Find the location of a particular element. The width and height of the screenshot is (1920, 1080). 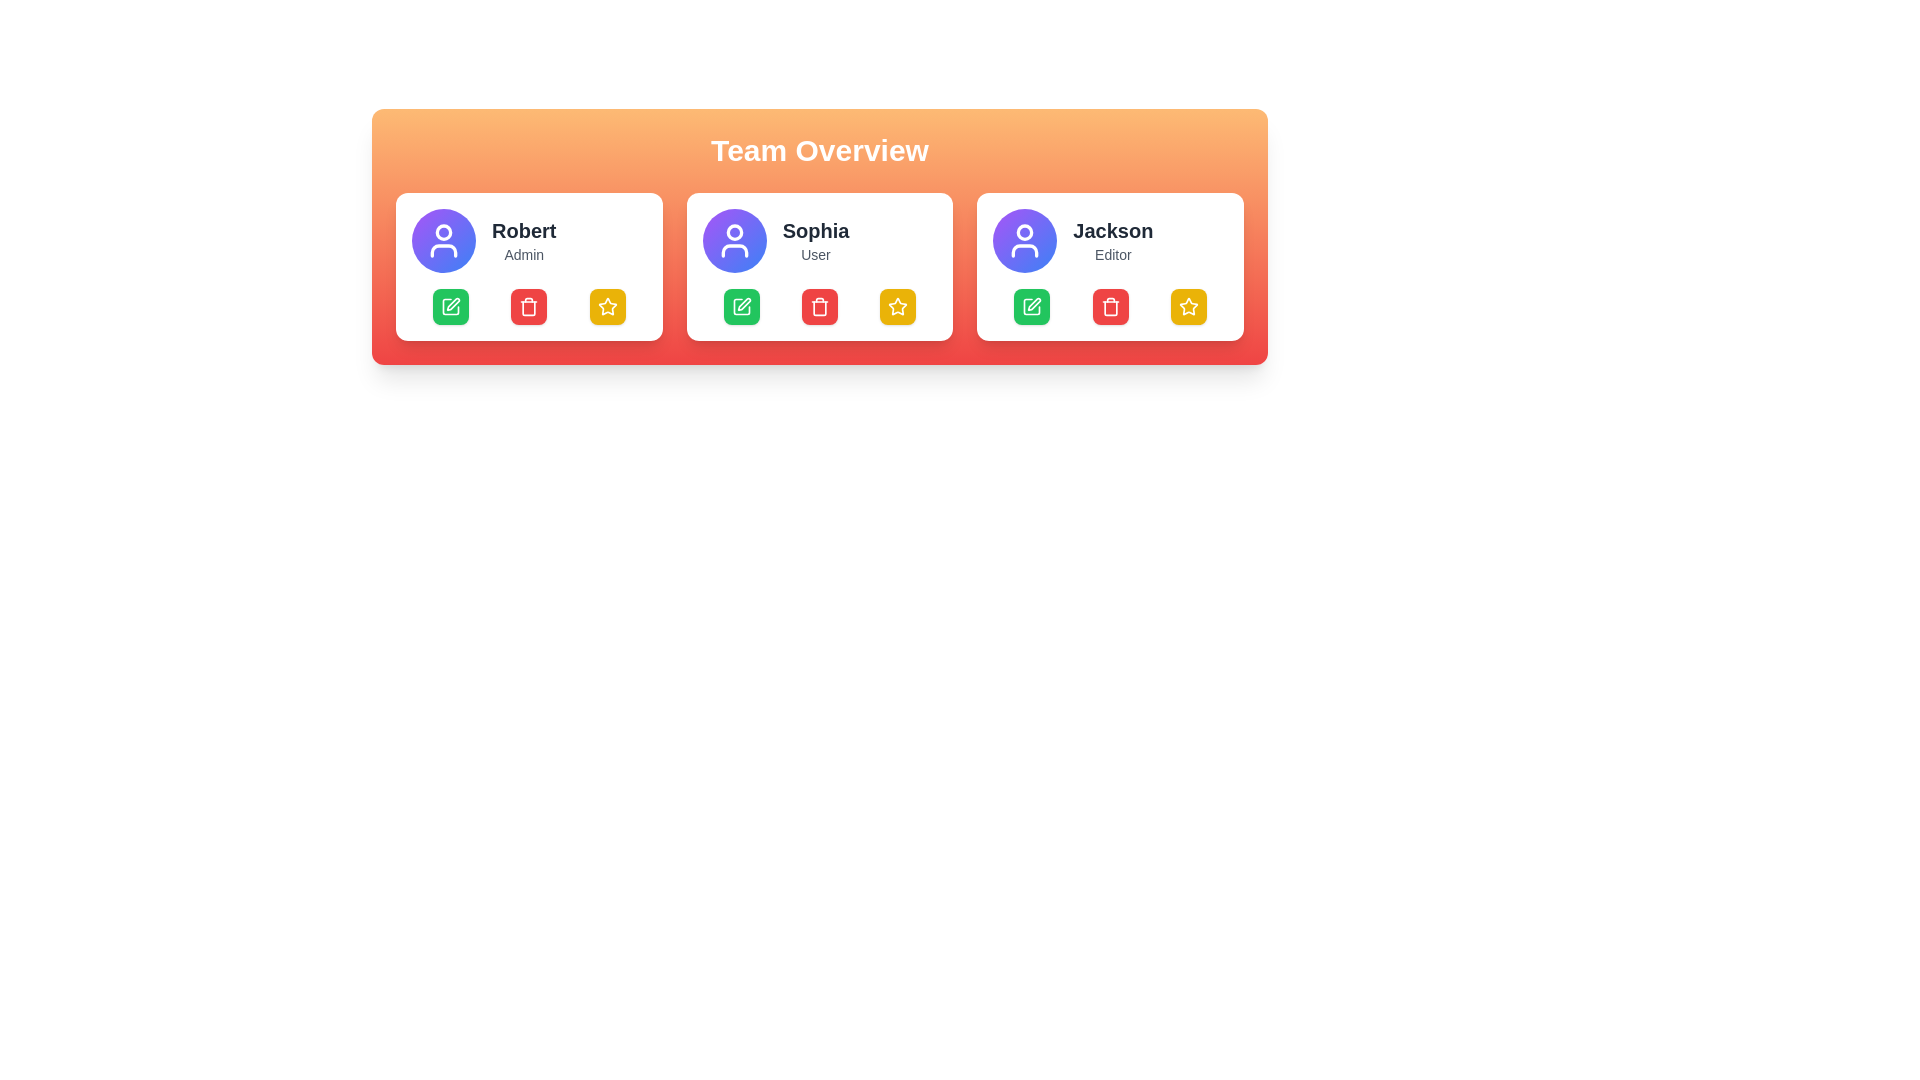

the SVG Circle that represents the head of the user icon for 'Robert', an Admin, located in the leftmost card of the horizontal team overview layout is located at coordinates (443, 230).